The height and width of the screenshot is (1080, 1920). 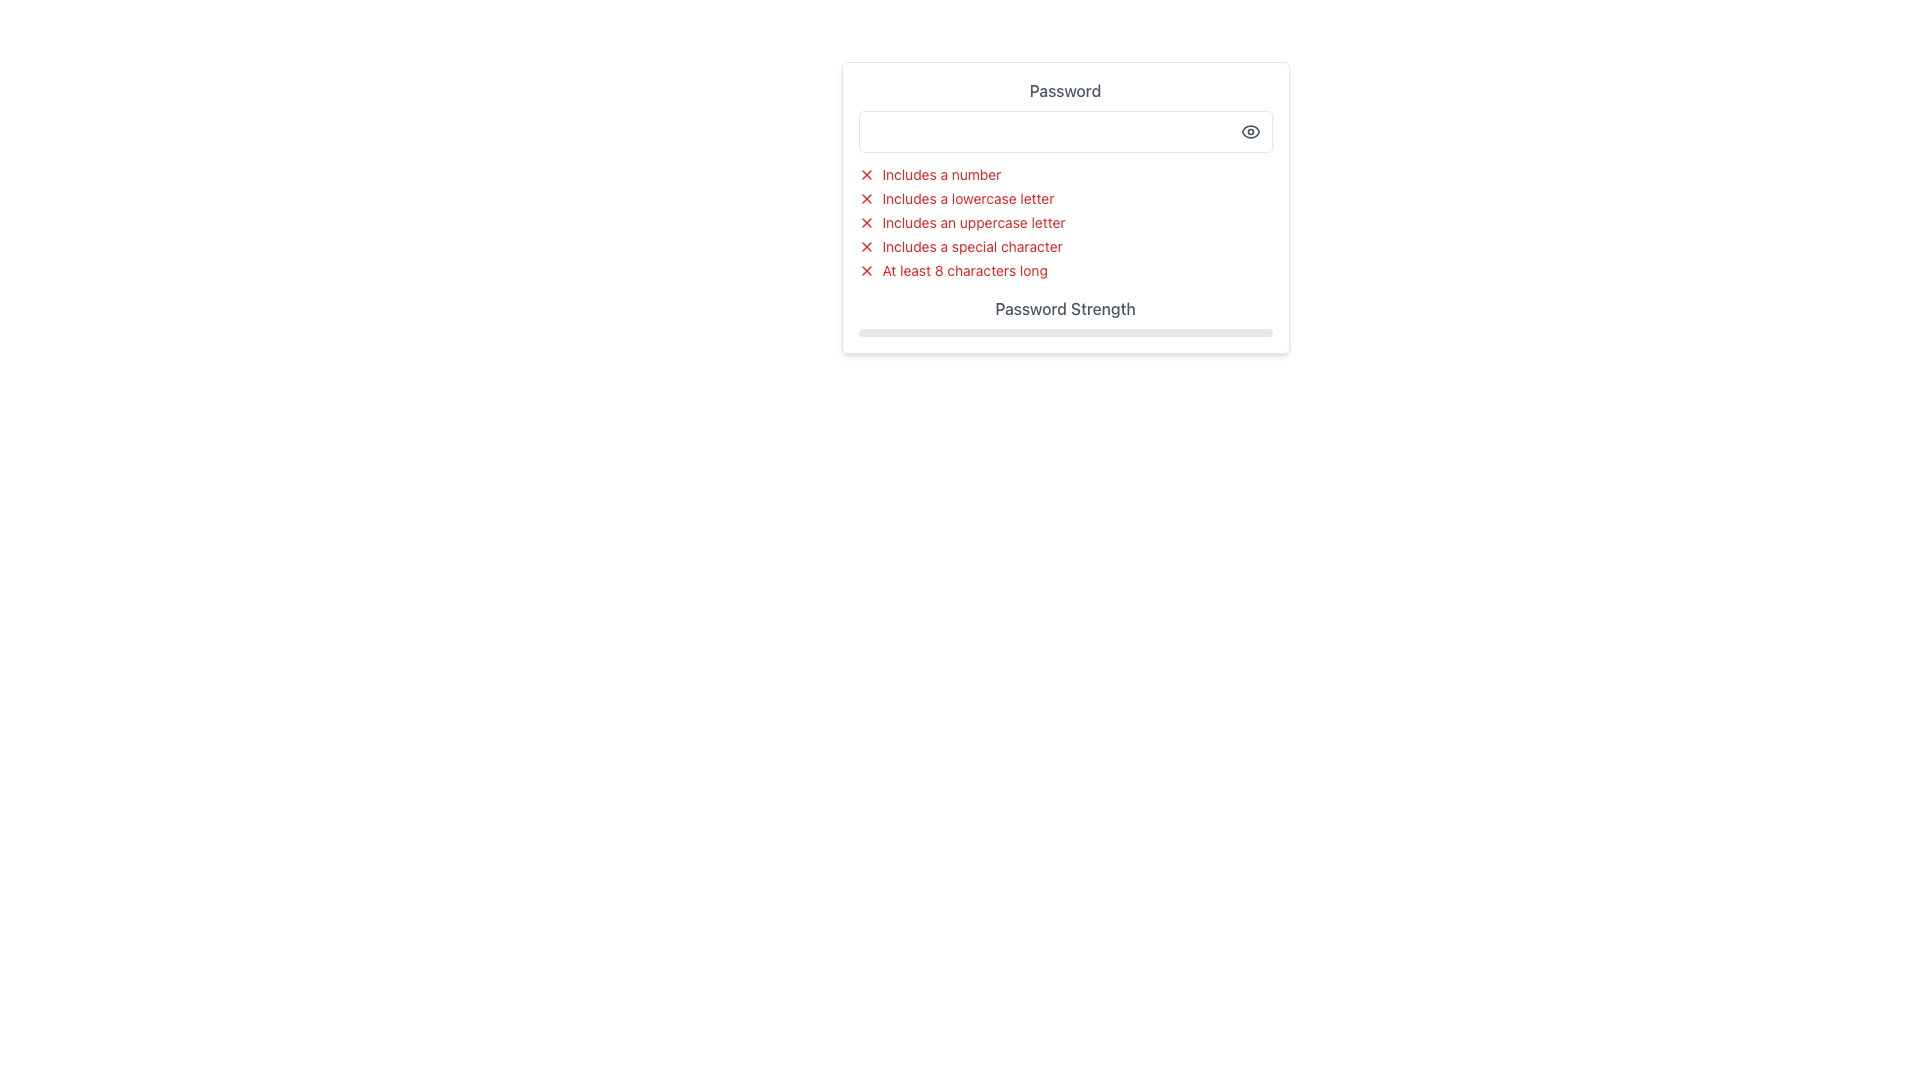 I want to click on the 'Password Strength' text label, which is styled in medium gray font, located below password criteria instructions and above a progress bar, so click(x=1064, y=308).